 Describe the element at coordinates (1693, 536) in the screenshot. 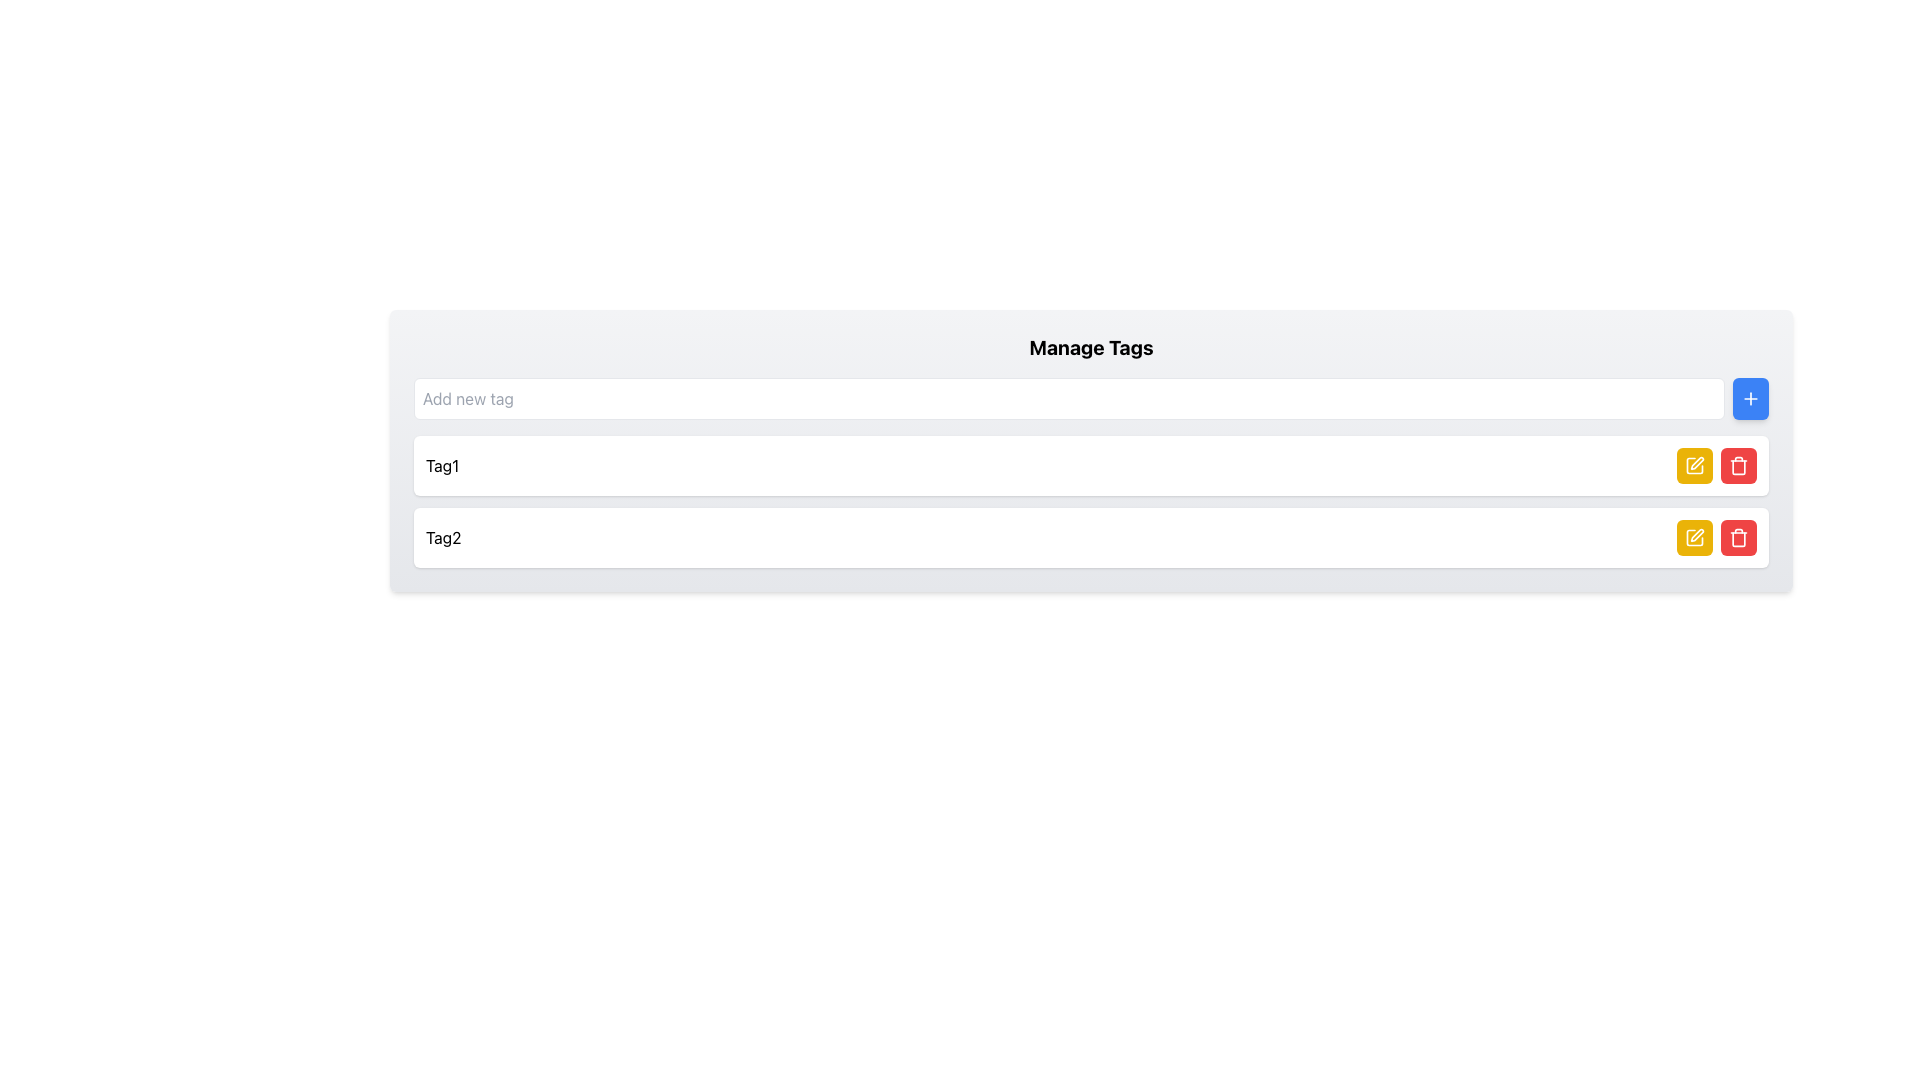

I see `the edit icon button, which is a yellow circular button located to the right of the 'Tag' list item's text field and to the left of the red trash bin icon, to initiate edit mode for the tag` at that location.